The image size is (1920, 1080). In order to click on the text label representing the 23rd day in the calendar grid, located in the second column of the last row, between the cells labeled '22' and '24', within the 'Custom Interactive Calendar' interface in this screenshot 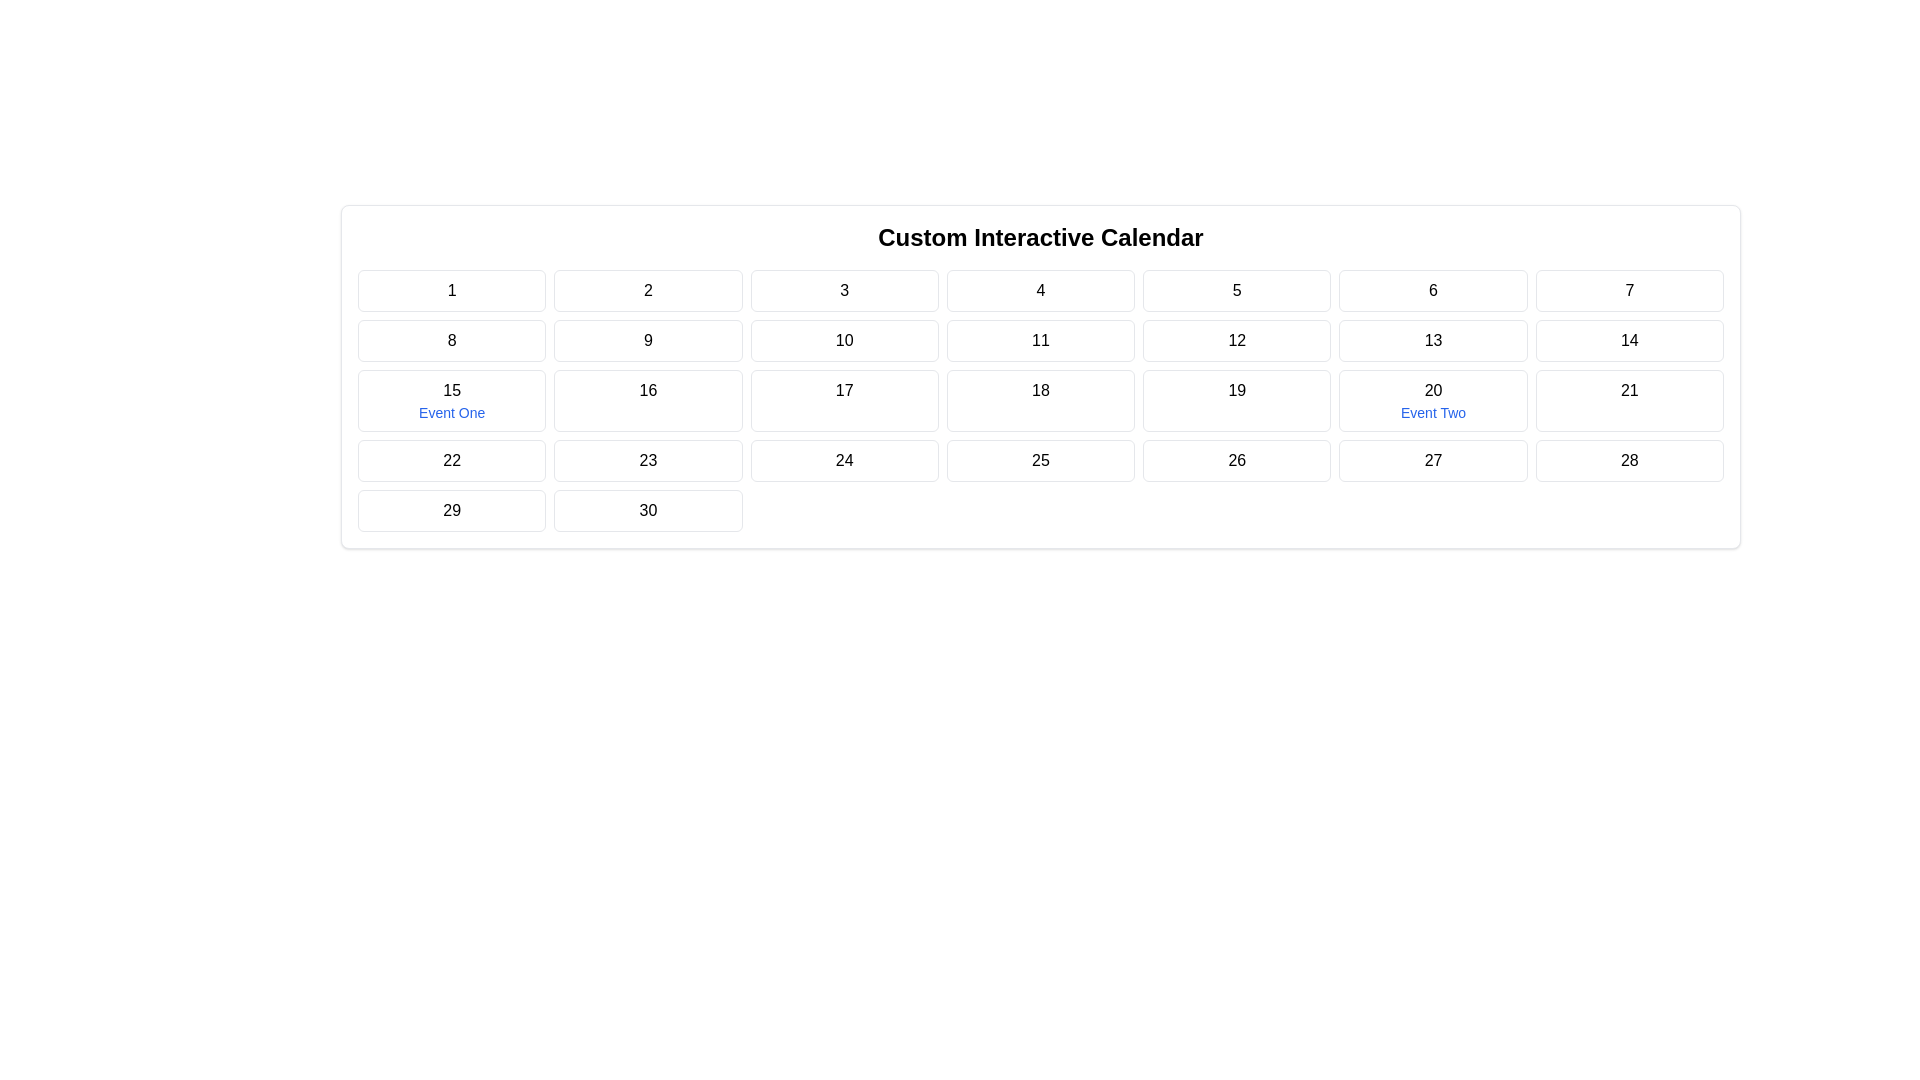, I will do `click(648, 461)`.